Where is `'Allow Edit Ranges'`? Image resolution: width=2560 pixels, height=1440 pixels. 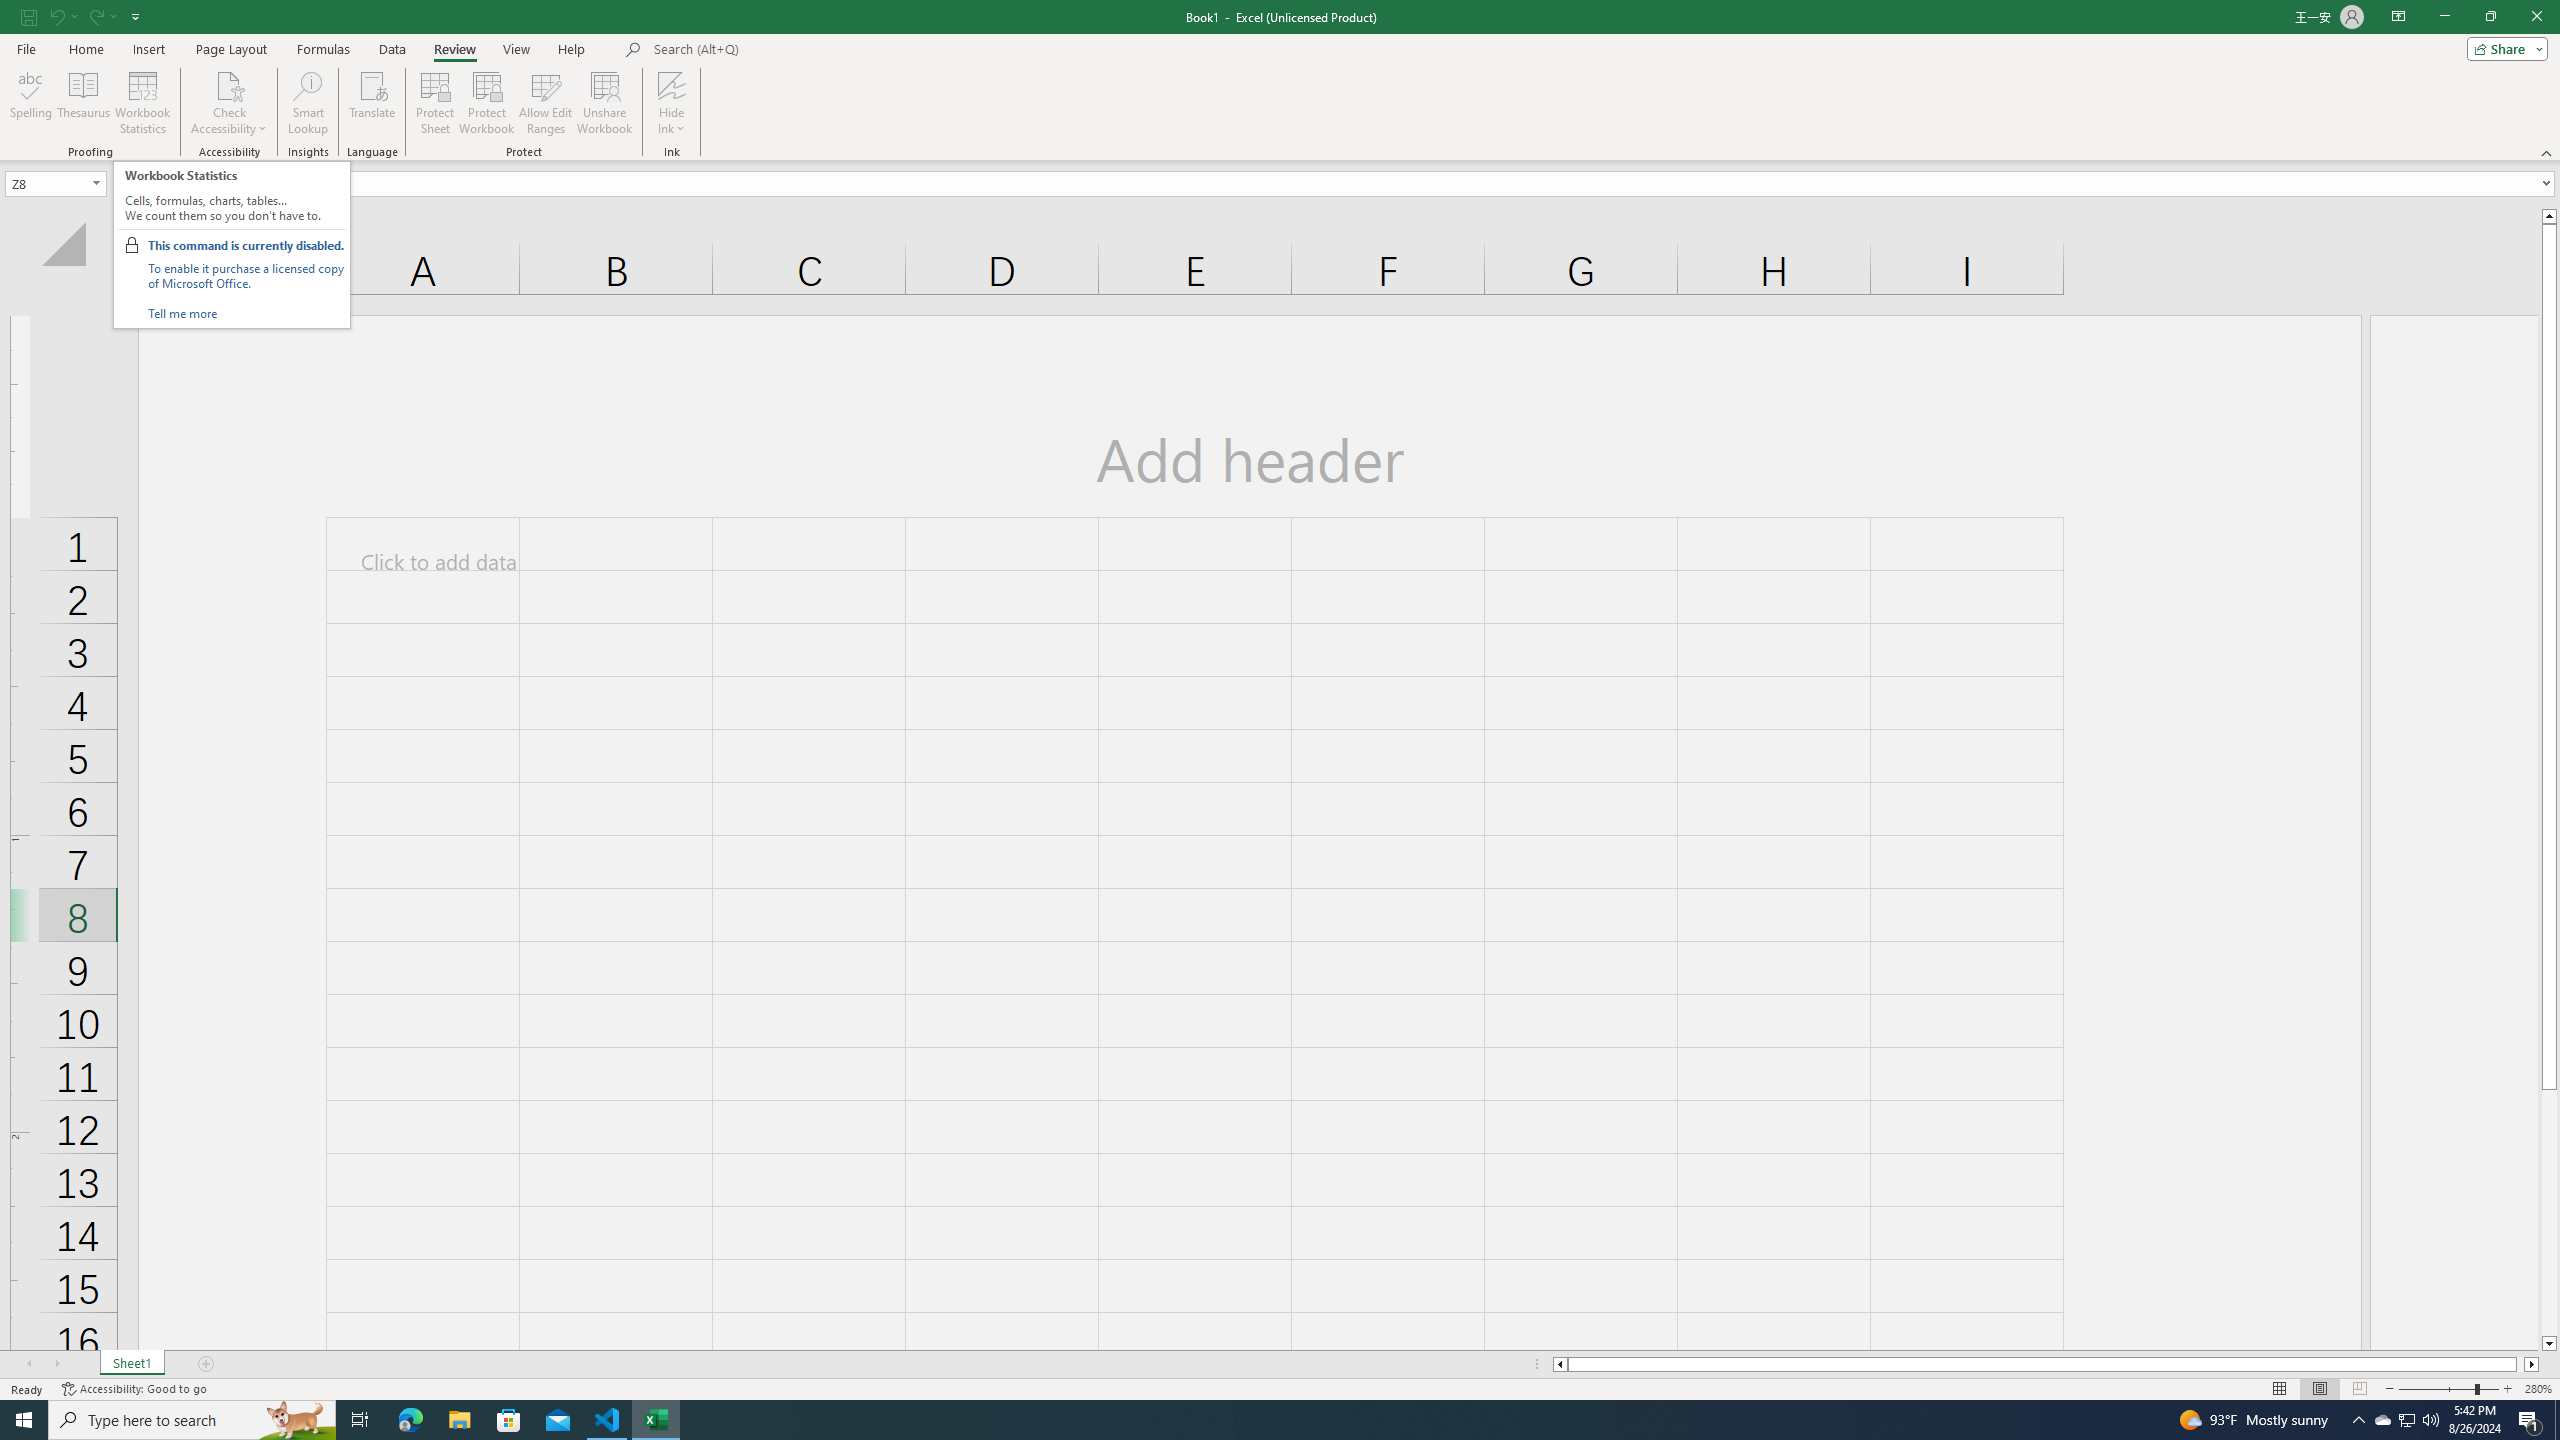
'Allow Edit Ranges' is located at coordinates (546, 103).